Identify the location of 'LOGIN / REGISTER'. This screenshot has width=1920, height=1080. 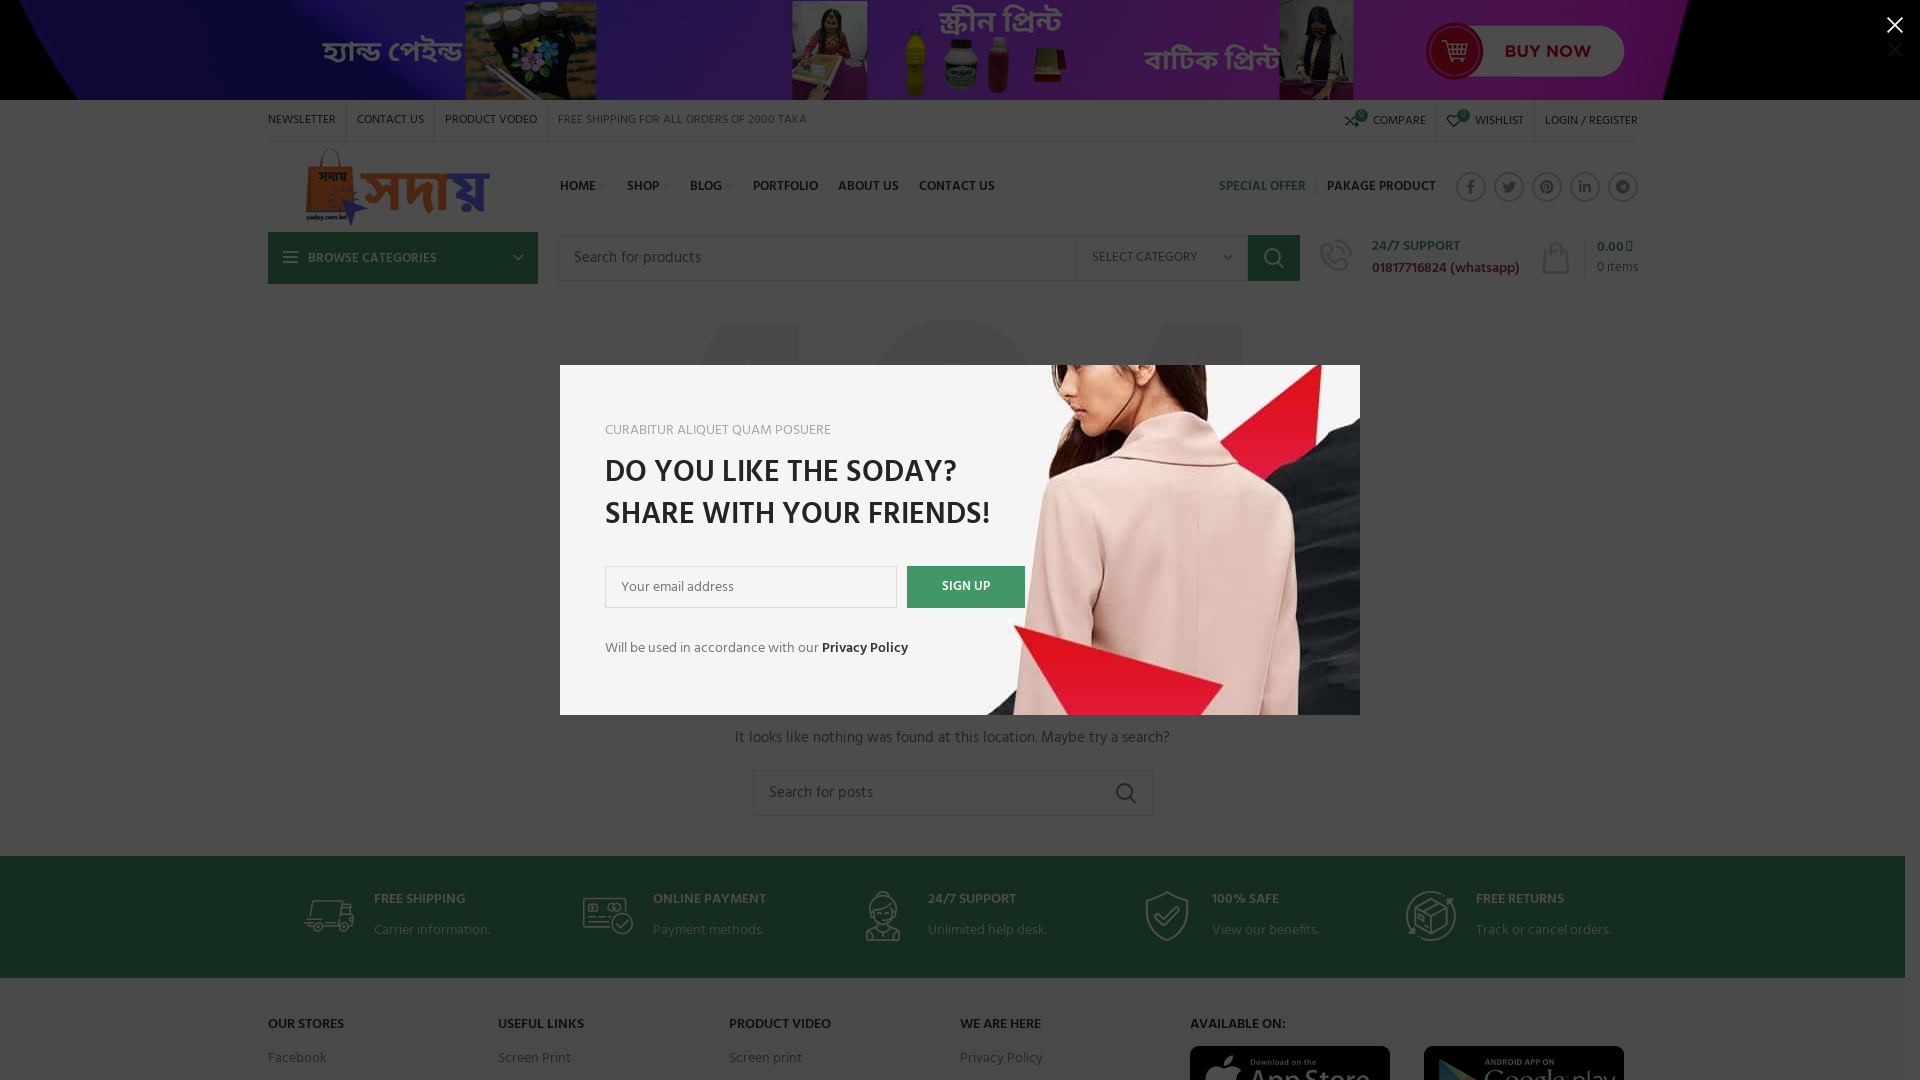
(1589, 119).